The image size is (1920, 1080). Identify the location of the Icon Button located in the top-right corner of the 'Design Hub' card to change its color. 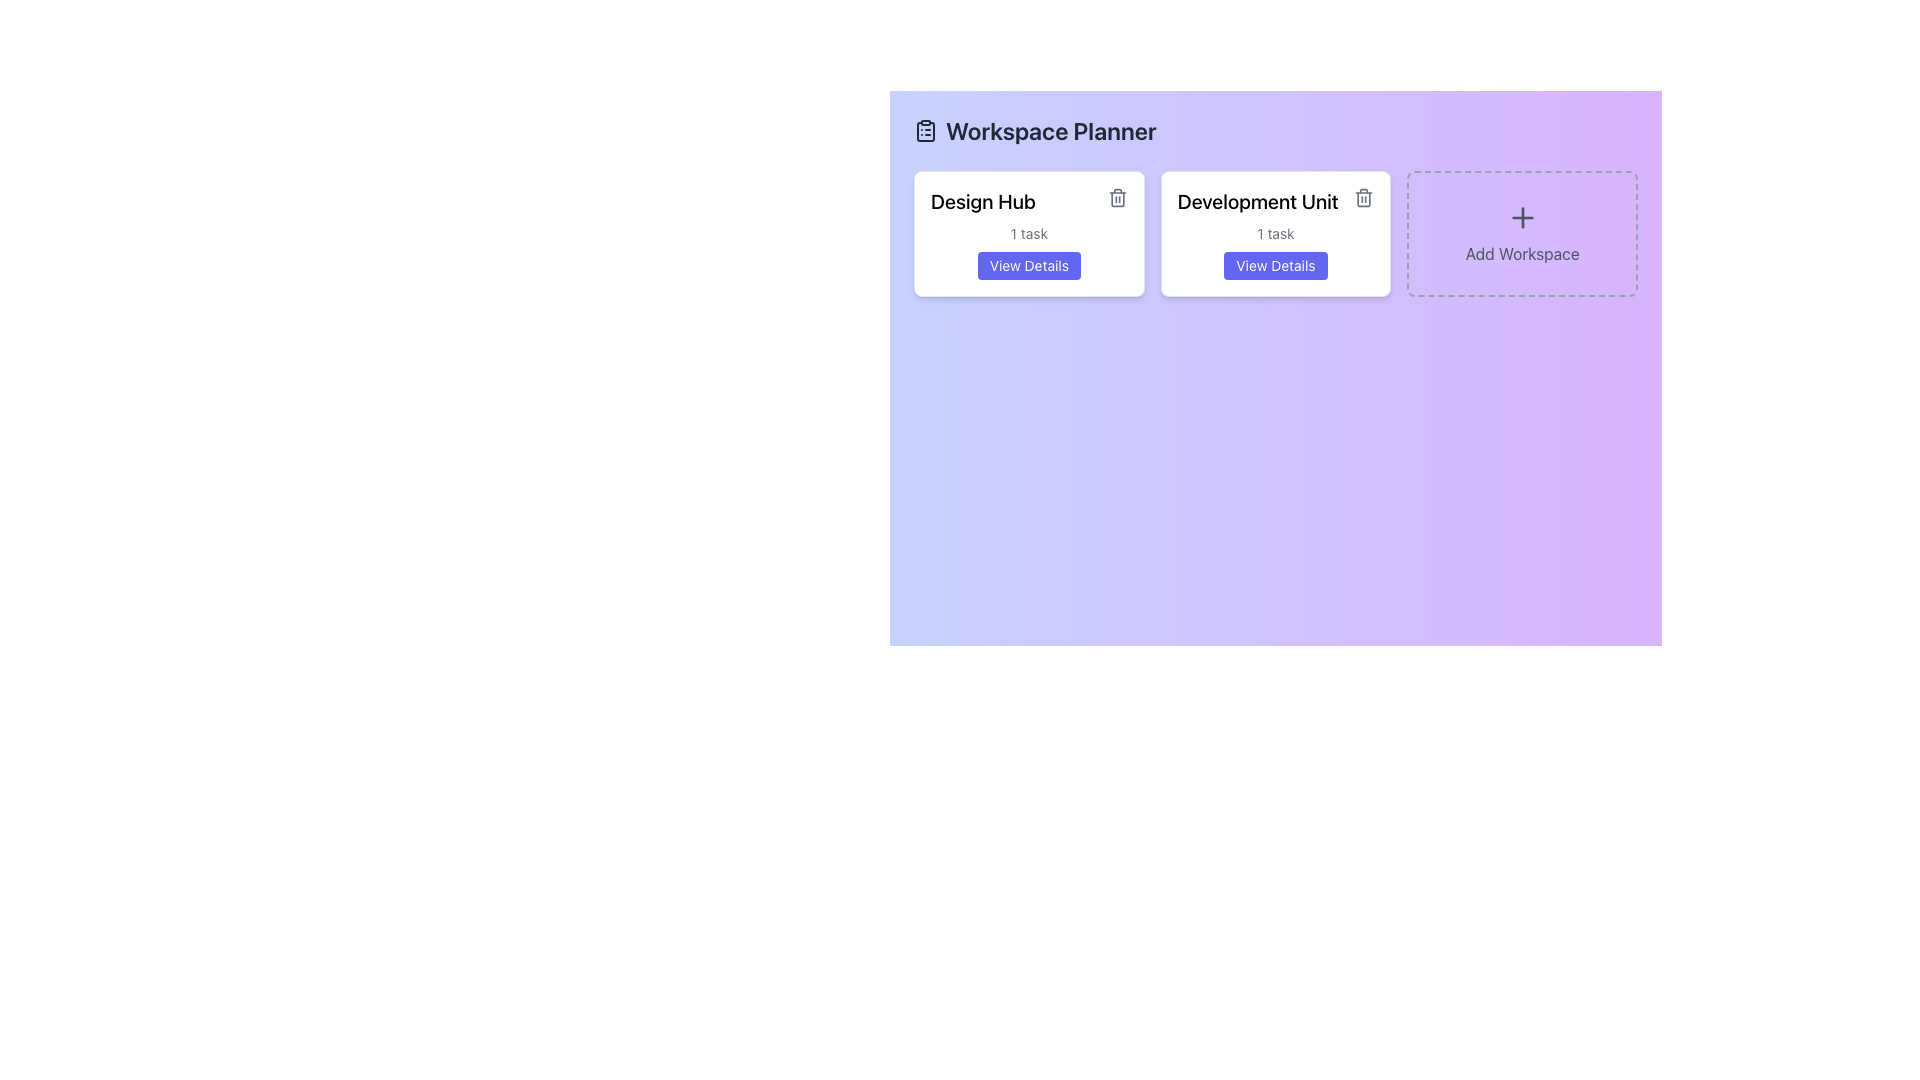
(1116, 197).